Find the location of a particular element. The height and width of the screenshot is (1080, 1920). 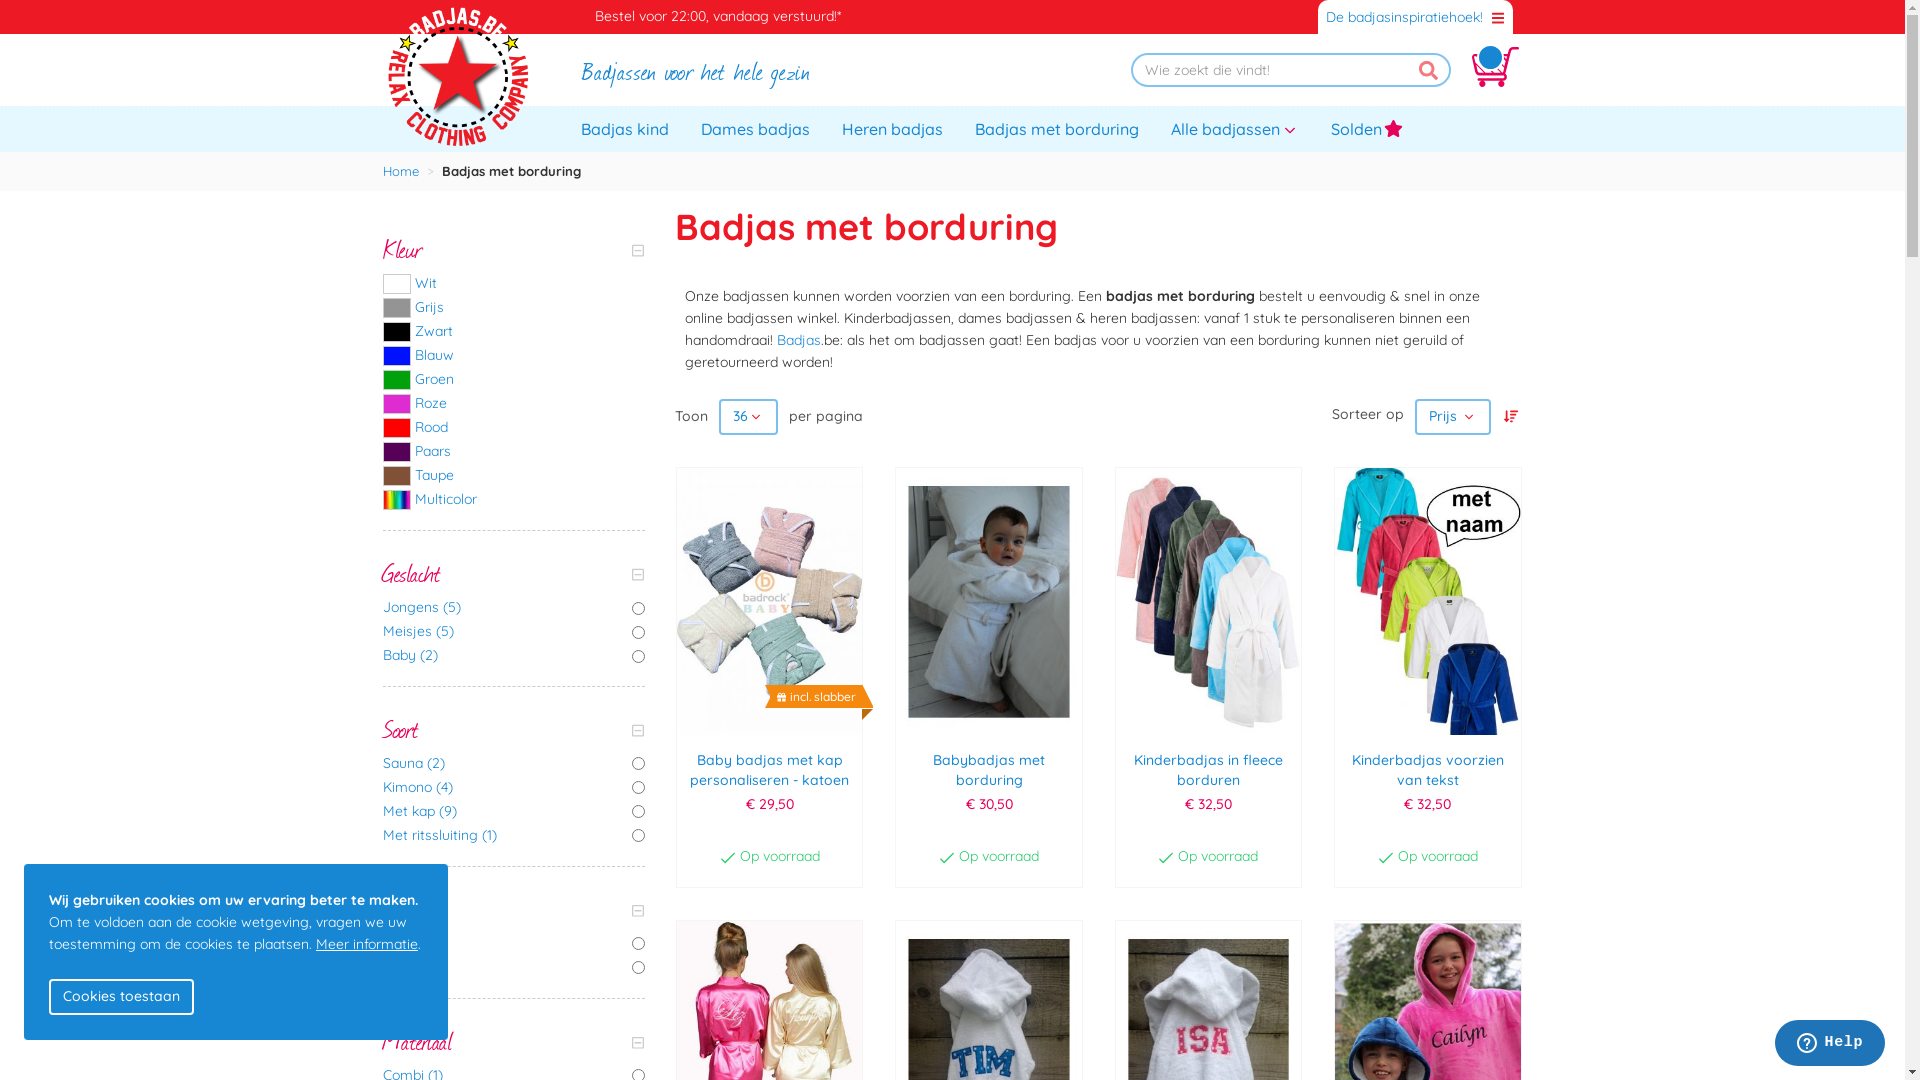

'Solden' is located at coordinates (1366, 128).